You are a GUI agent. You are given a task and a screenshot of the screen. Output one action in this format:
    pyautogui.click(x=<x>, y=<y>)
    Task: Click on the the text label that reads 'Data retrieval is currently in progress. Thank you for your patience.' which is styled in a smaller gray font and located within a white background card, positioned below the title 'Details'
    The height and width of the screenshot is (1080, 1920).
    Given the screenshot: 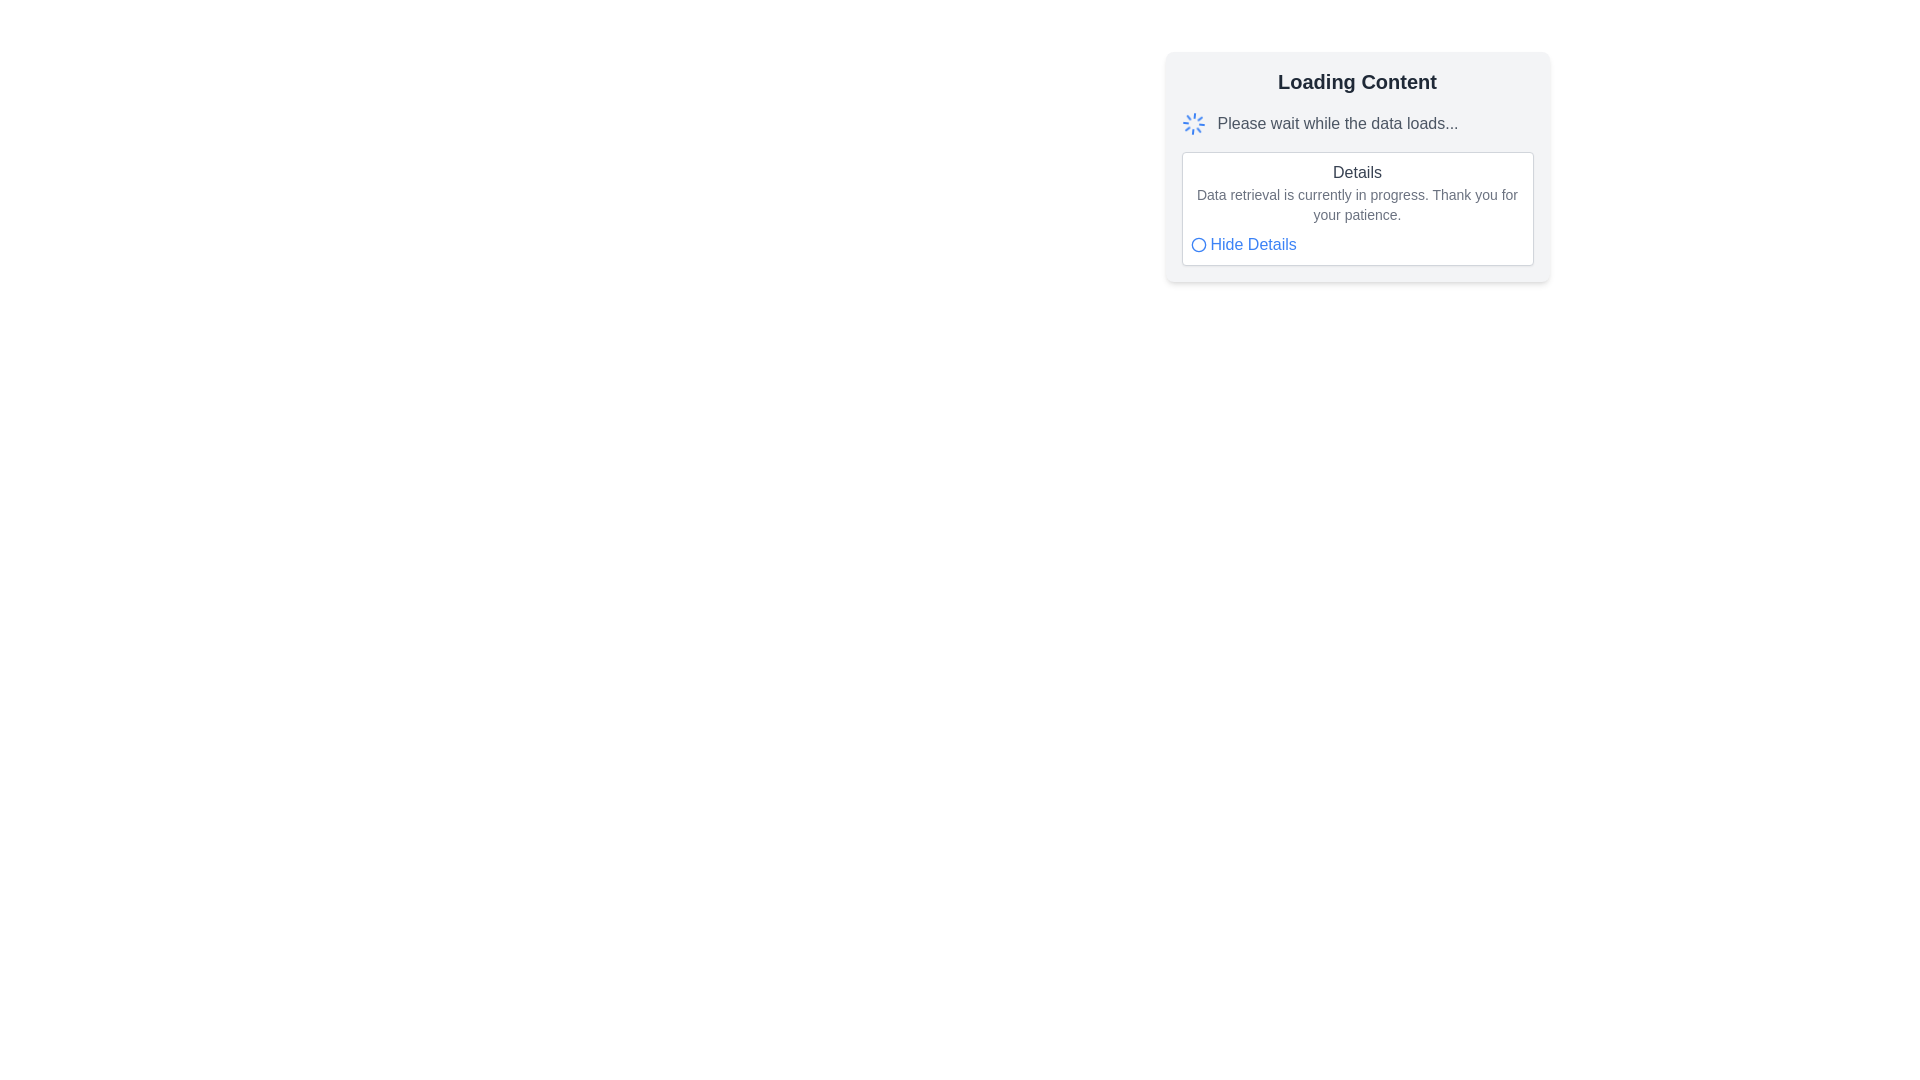 What is the action you would take?
    pyautogui.click(x=1357, y=204)
    